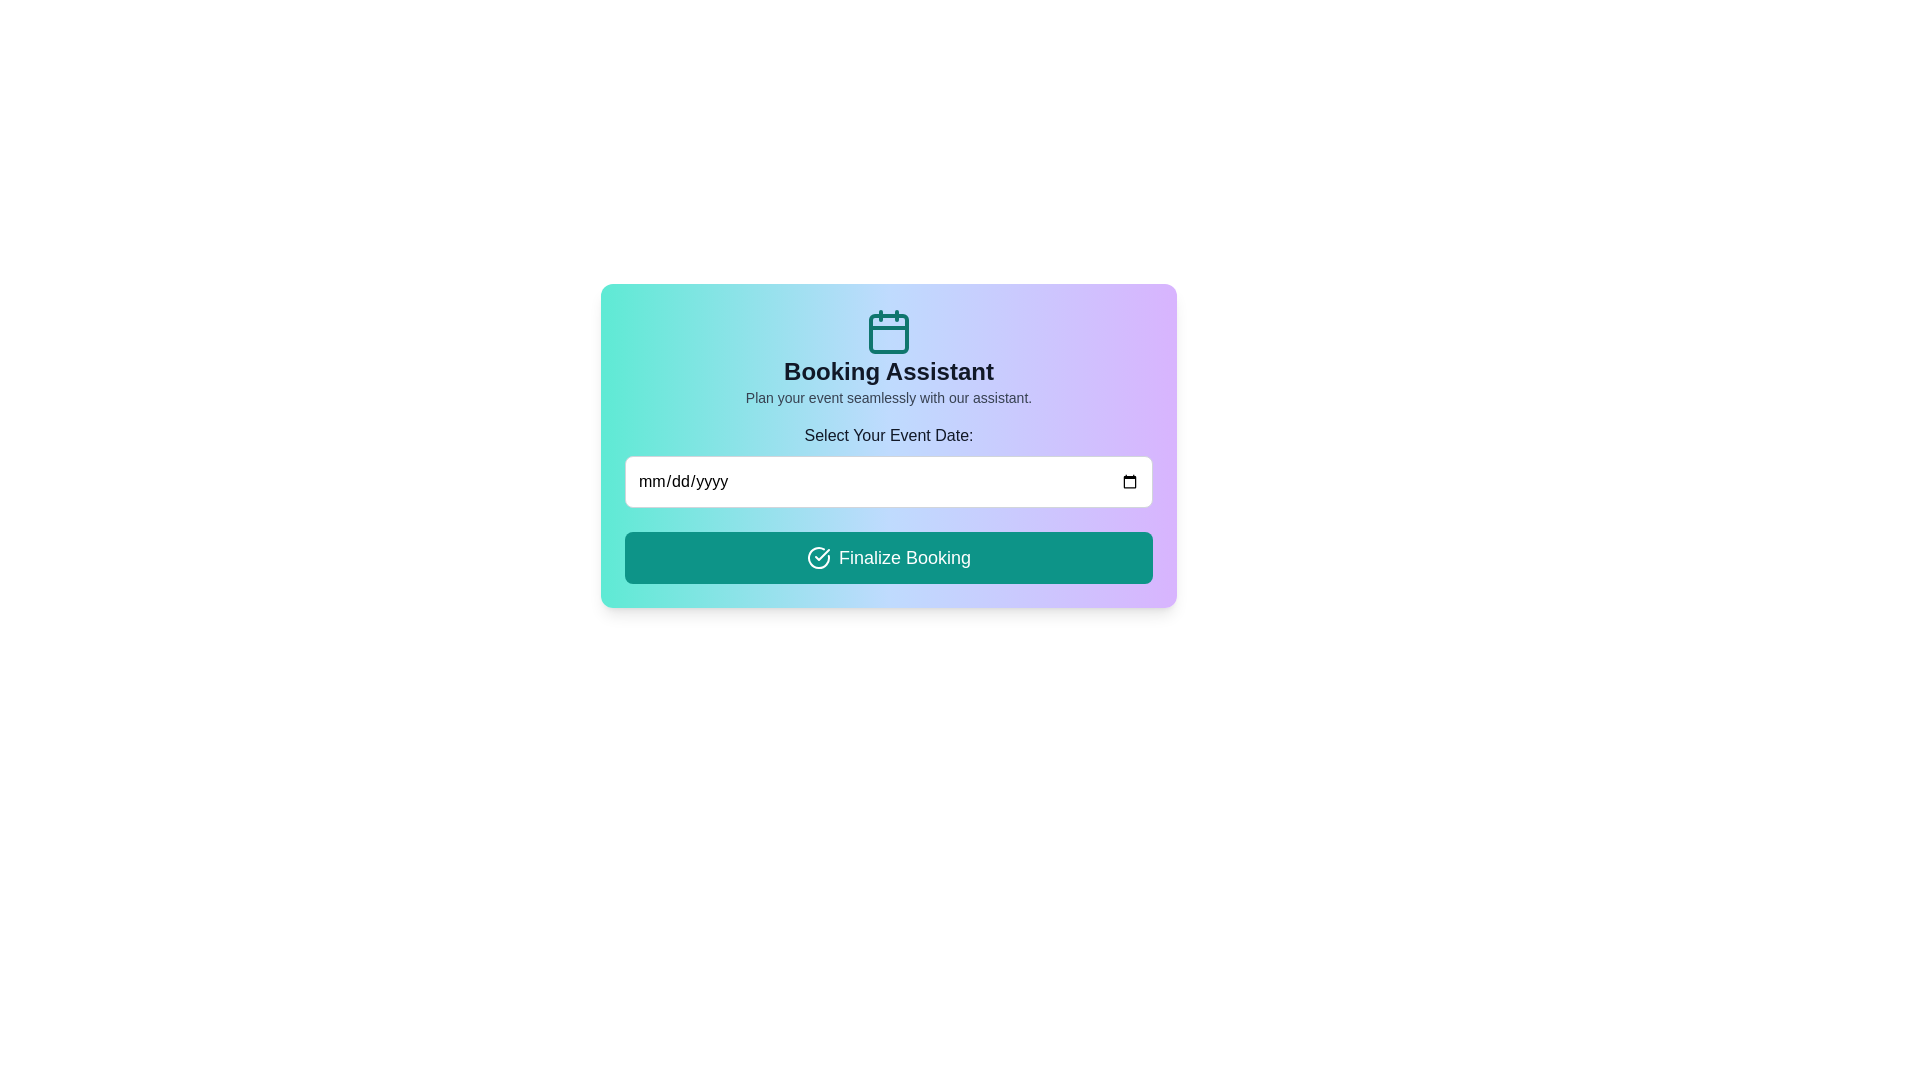 This screenshot has height=1080, width=1920. I want to click on the calendar SVG icon element located centrally above the 'Booking Assistant' text, which is part of the Booking Assistant feature, so click(887, 330).